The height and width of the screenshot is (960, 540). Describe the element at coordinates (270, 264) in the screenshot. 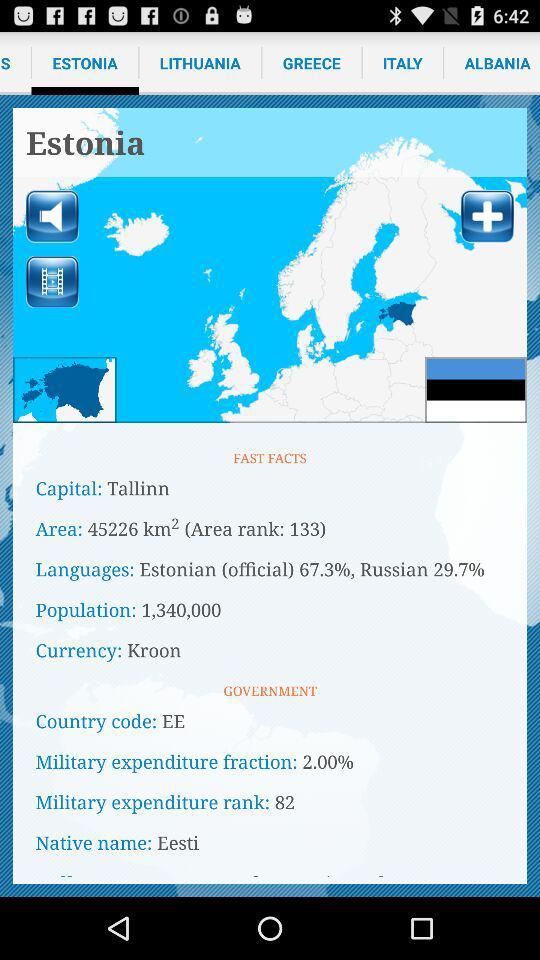

I see `adv link` at that location.